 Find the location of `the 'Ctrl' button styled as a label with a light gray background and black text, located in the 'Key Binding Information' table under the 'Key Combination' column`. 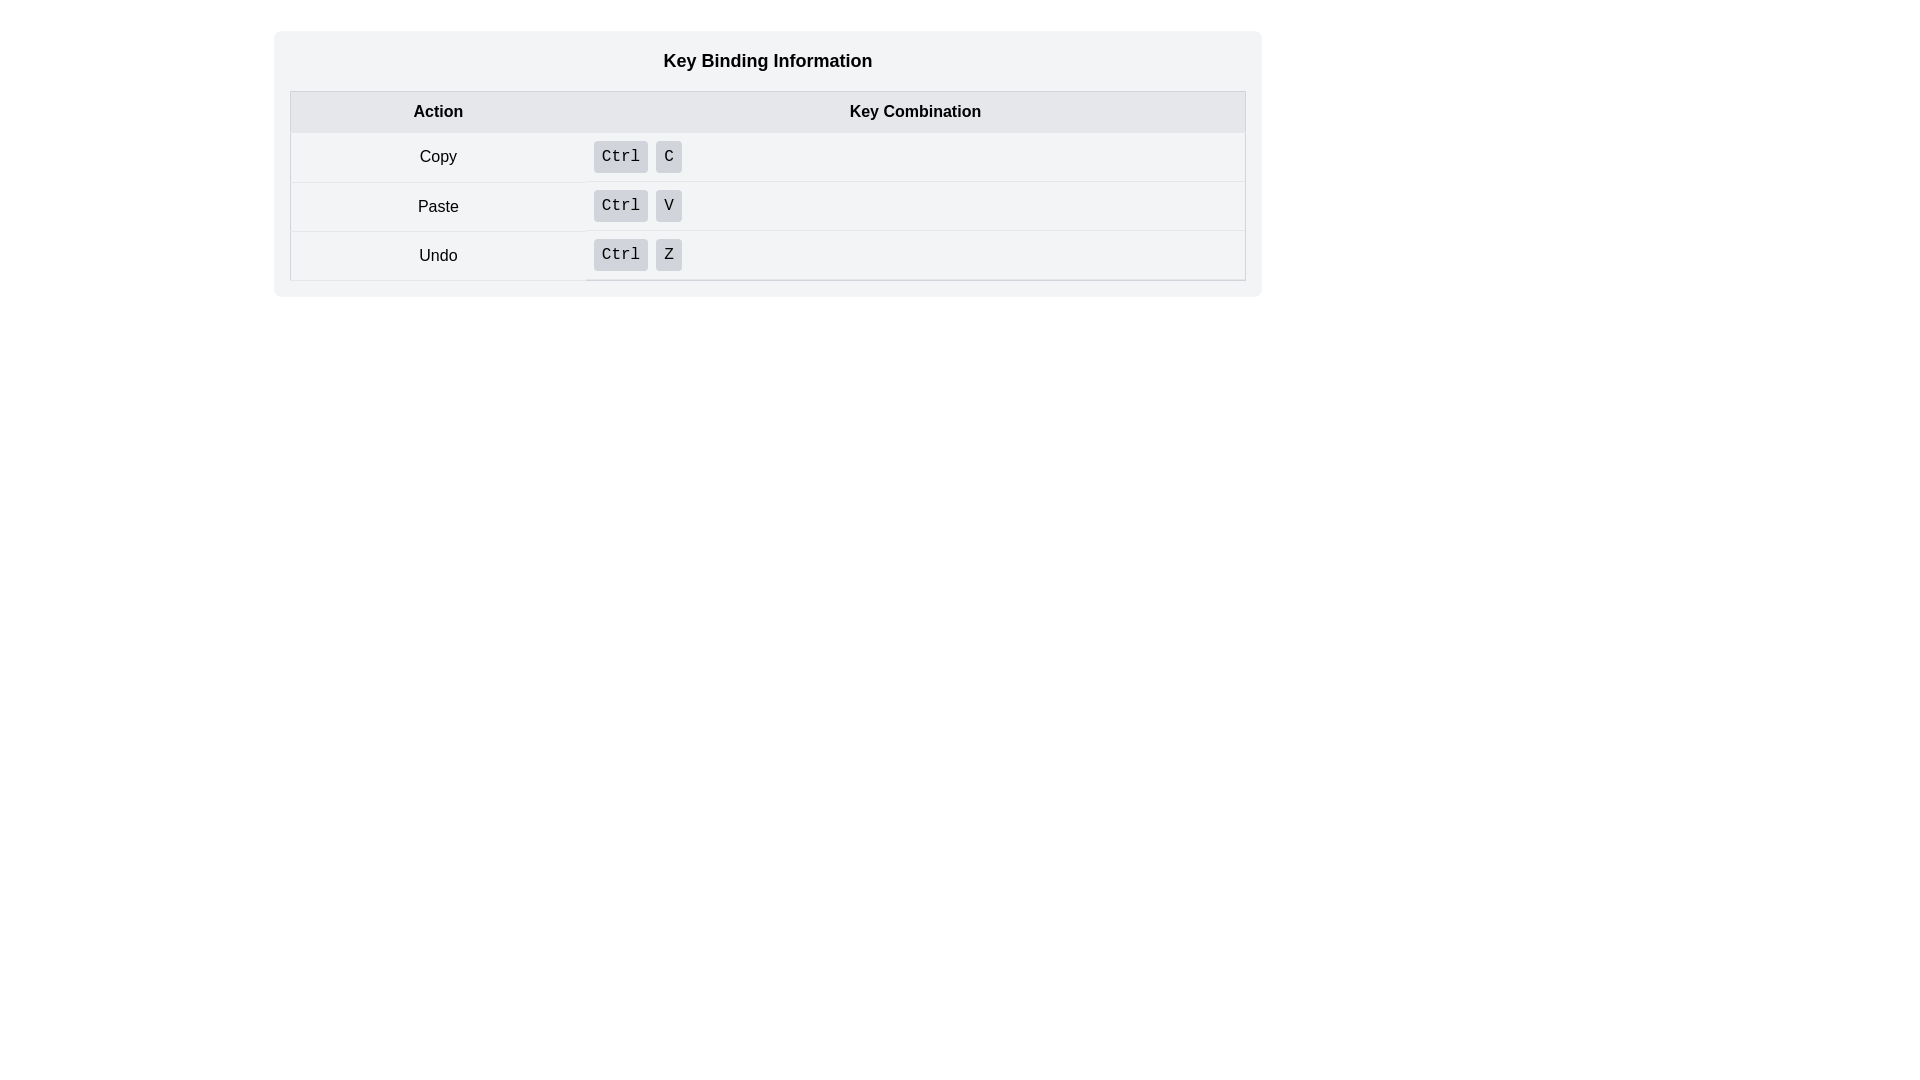

the 'Ctrl' button styled as a label with a light gray background and black text, located in the 'Key Binding Information' table under the 'Key Combination' column is located at coordinates (619, 156).